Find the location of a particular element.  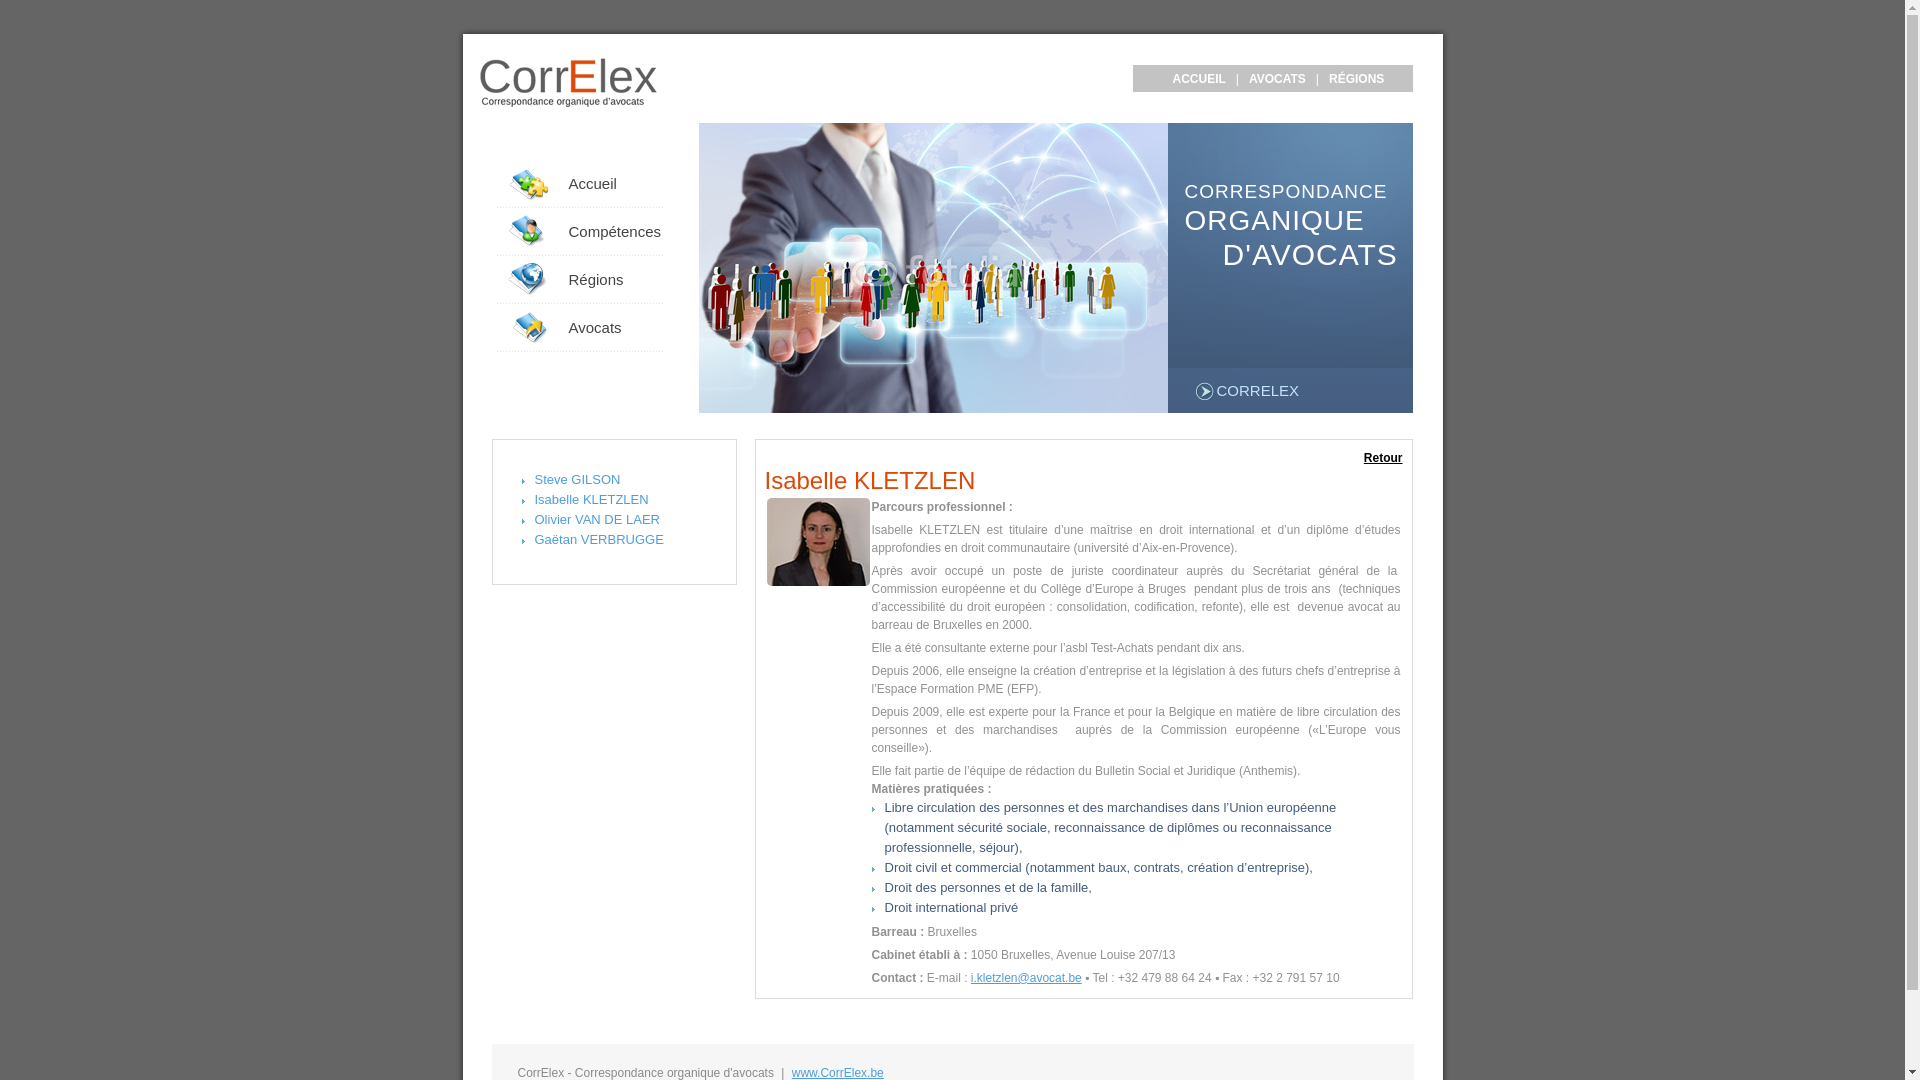

'Accueil' is located at coordinates (583, 184).